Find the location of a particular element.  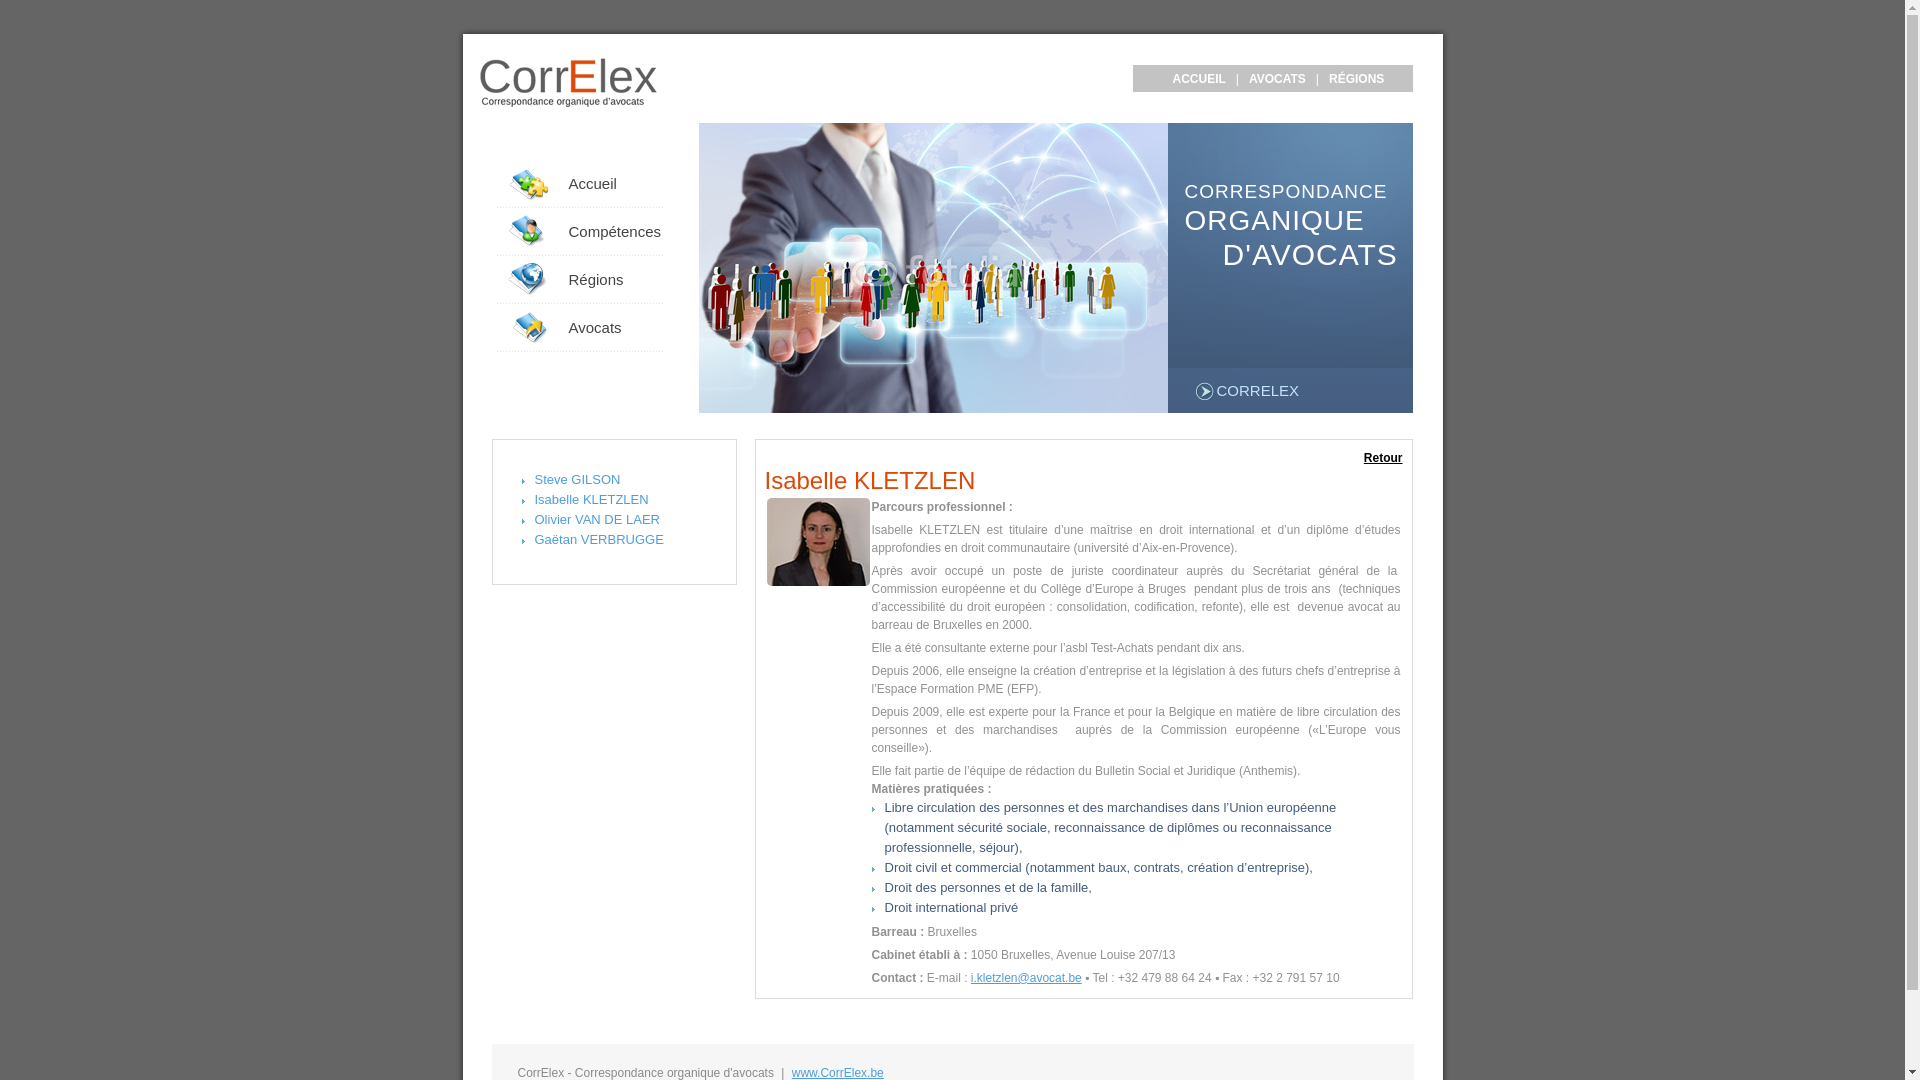

'Accueil' is located at coordinates (583, 184).